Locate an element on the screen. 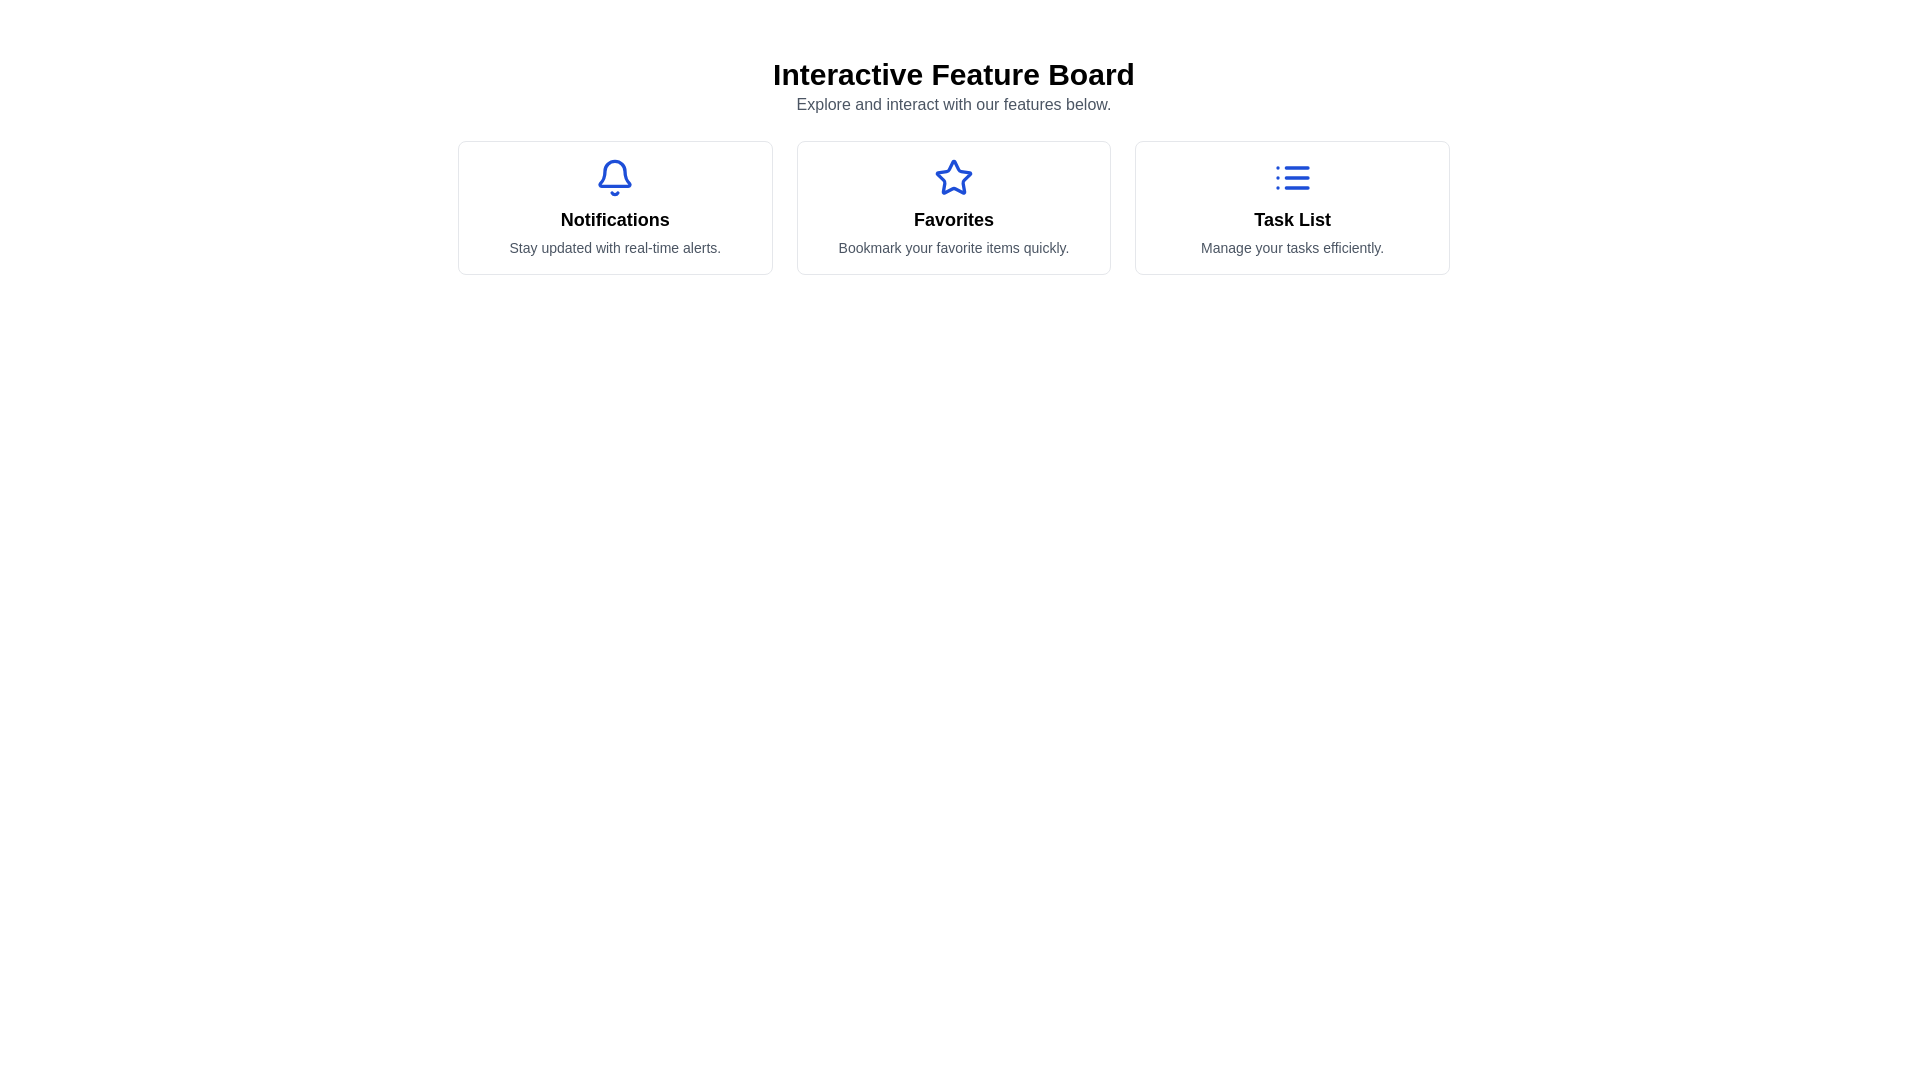  the text label indicating the purpose of the card for managing tasks, located at the far-right of the row of three cards is located at coordinates (1292, 219).